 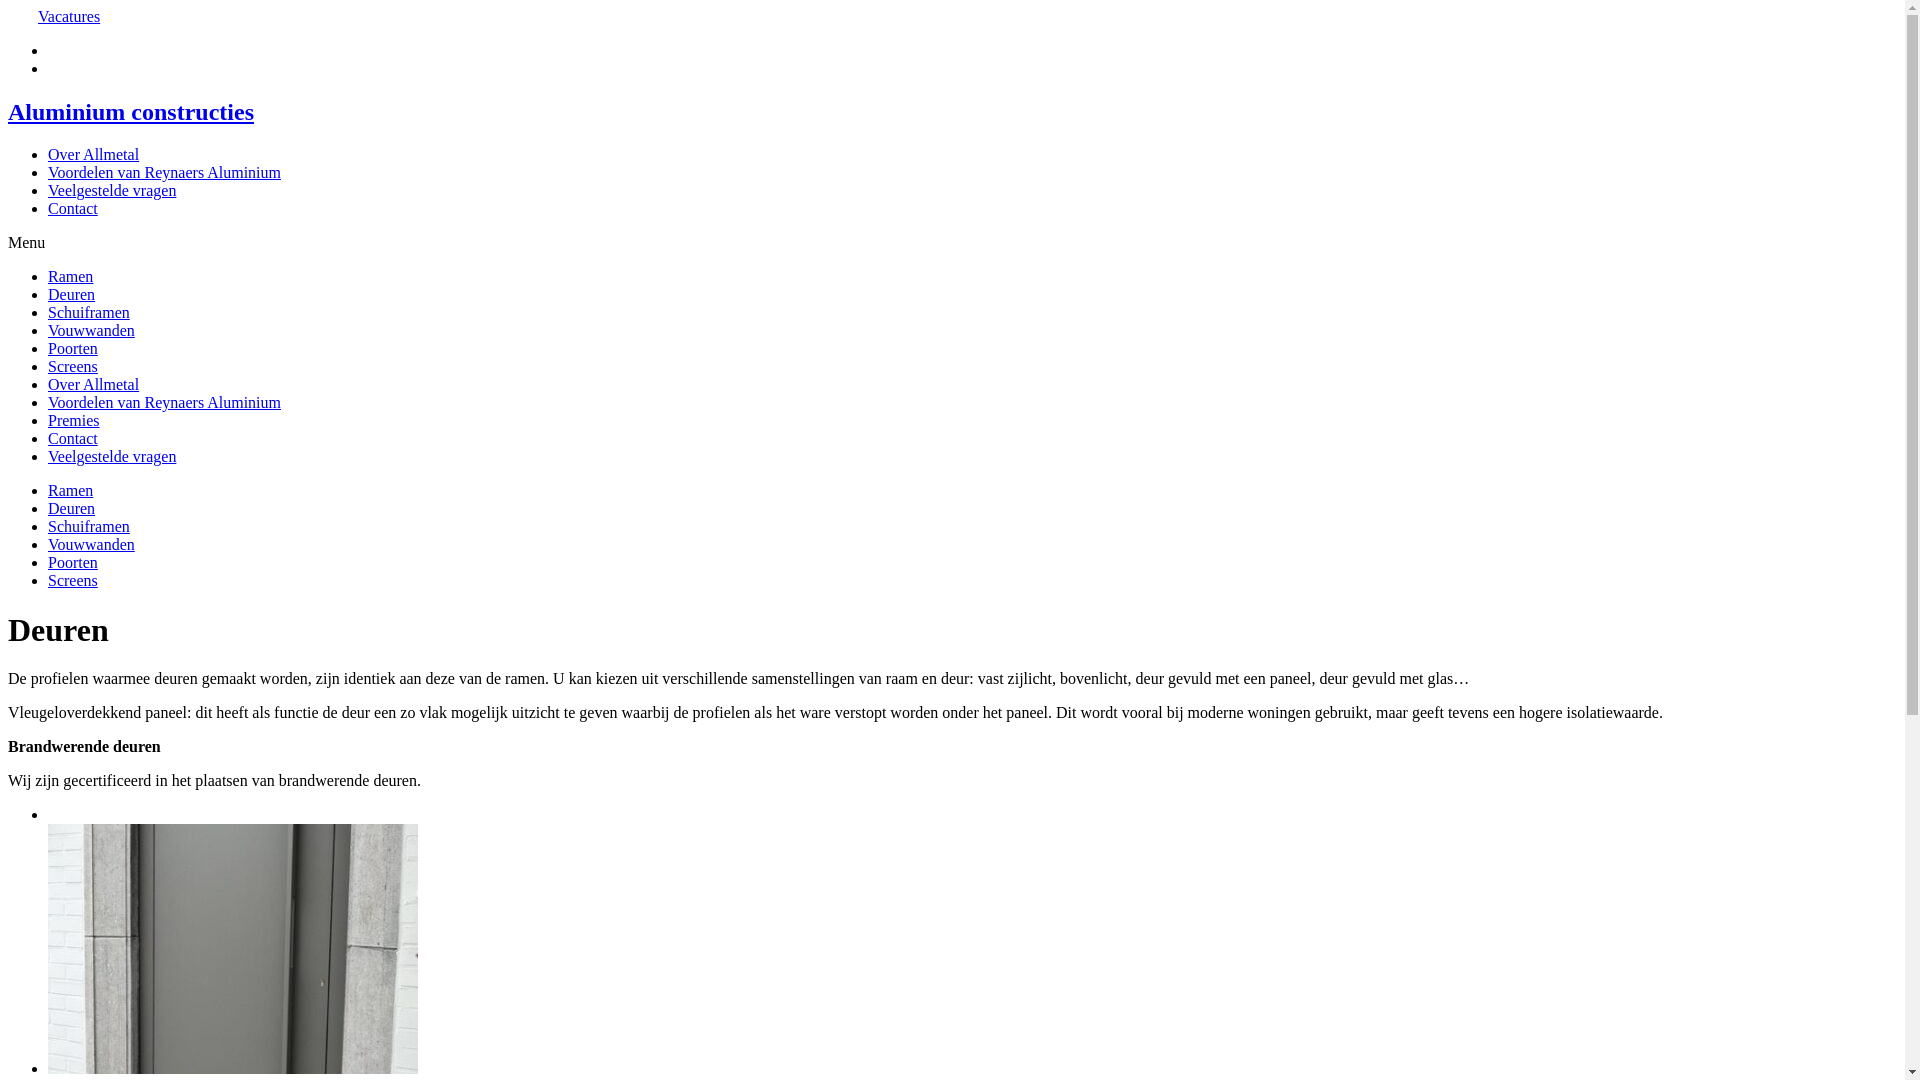 What do you see at coordinates (68, 16) in the screenshot?
I see `'Vacatures'` at bounding box center [68, 16].